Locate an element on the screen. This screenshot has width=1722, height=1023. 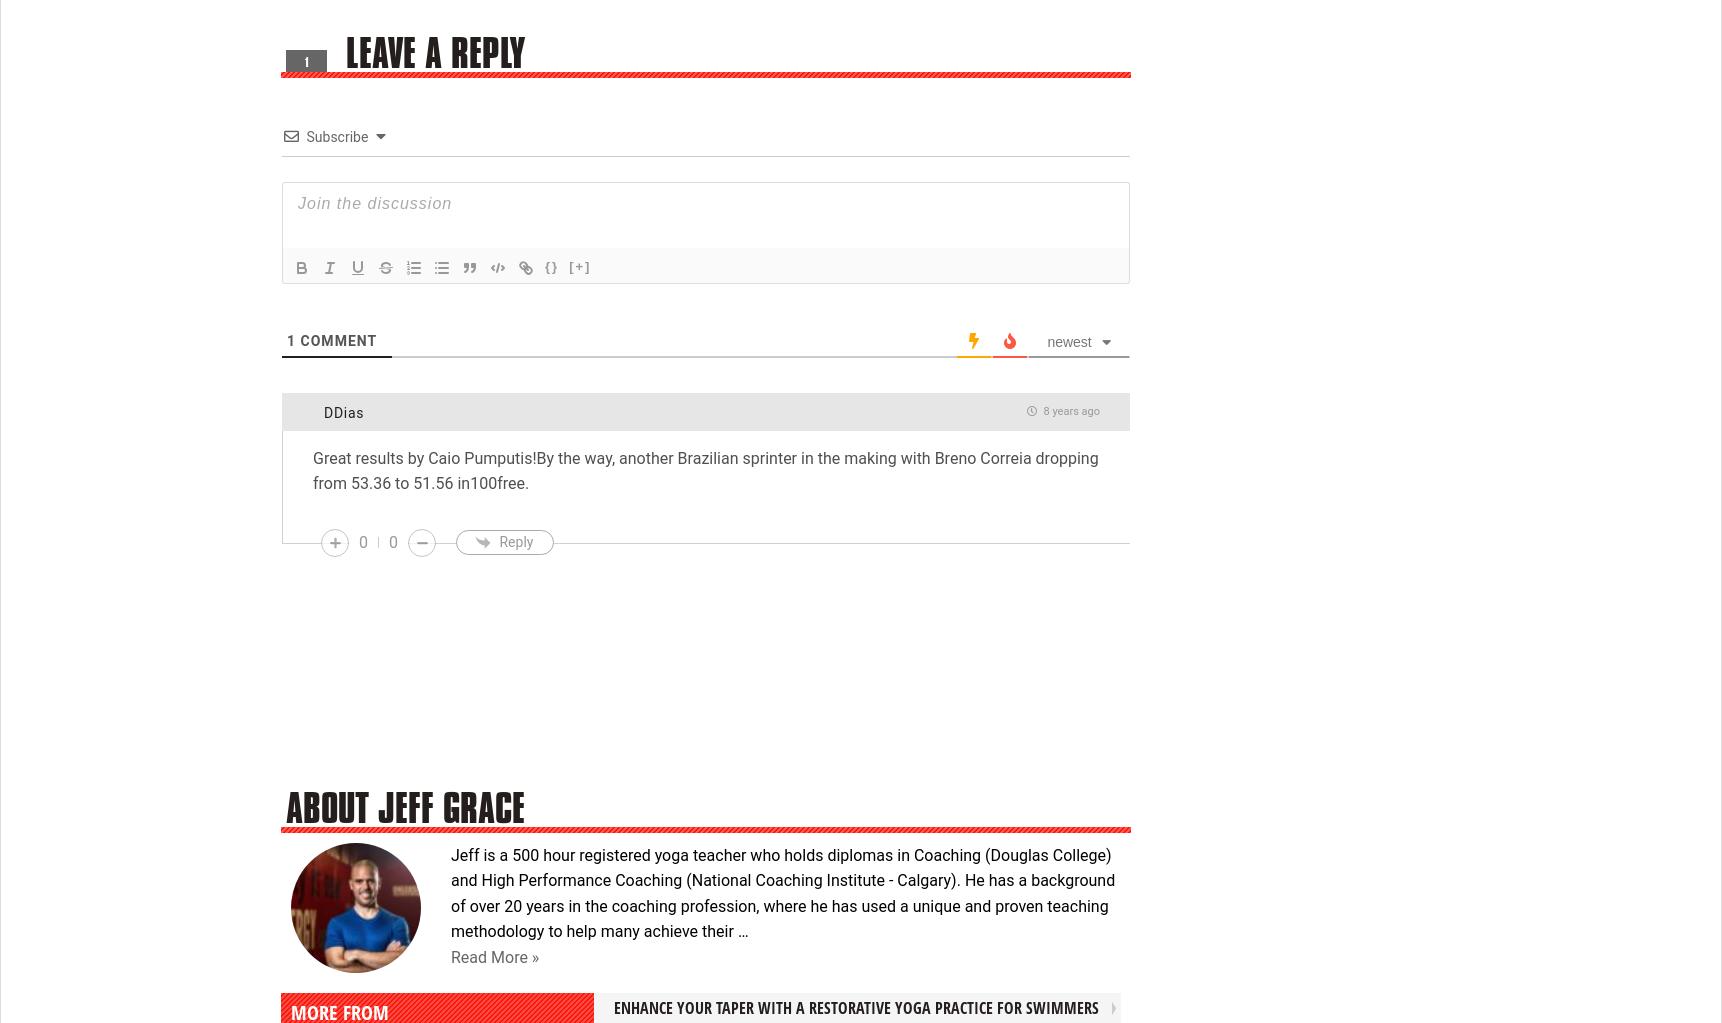
'{}' is located at coordinates (552, 266).